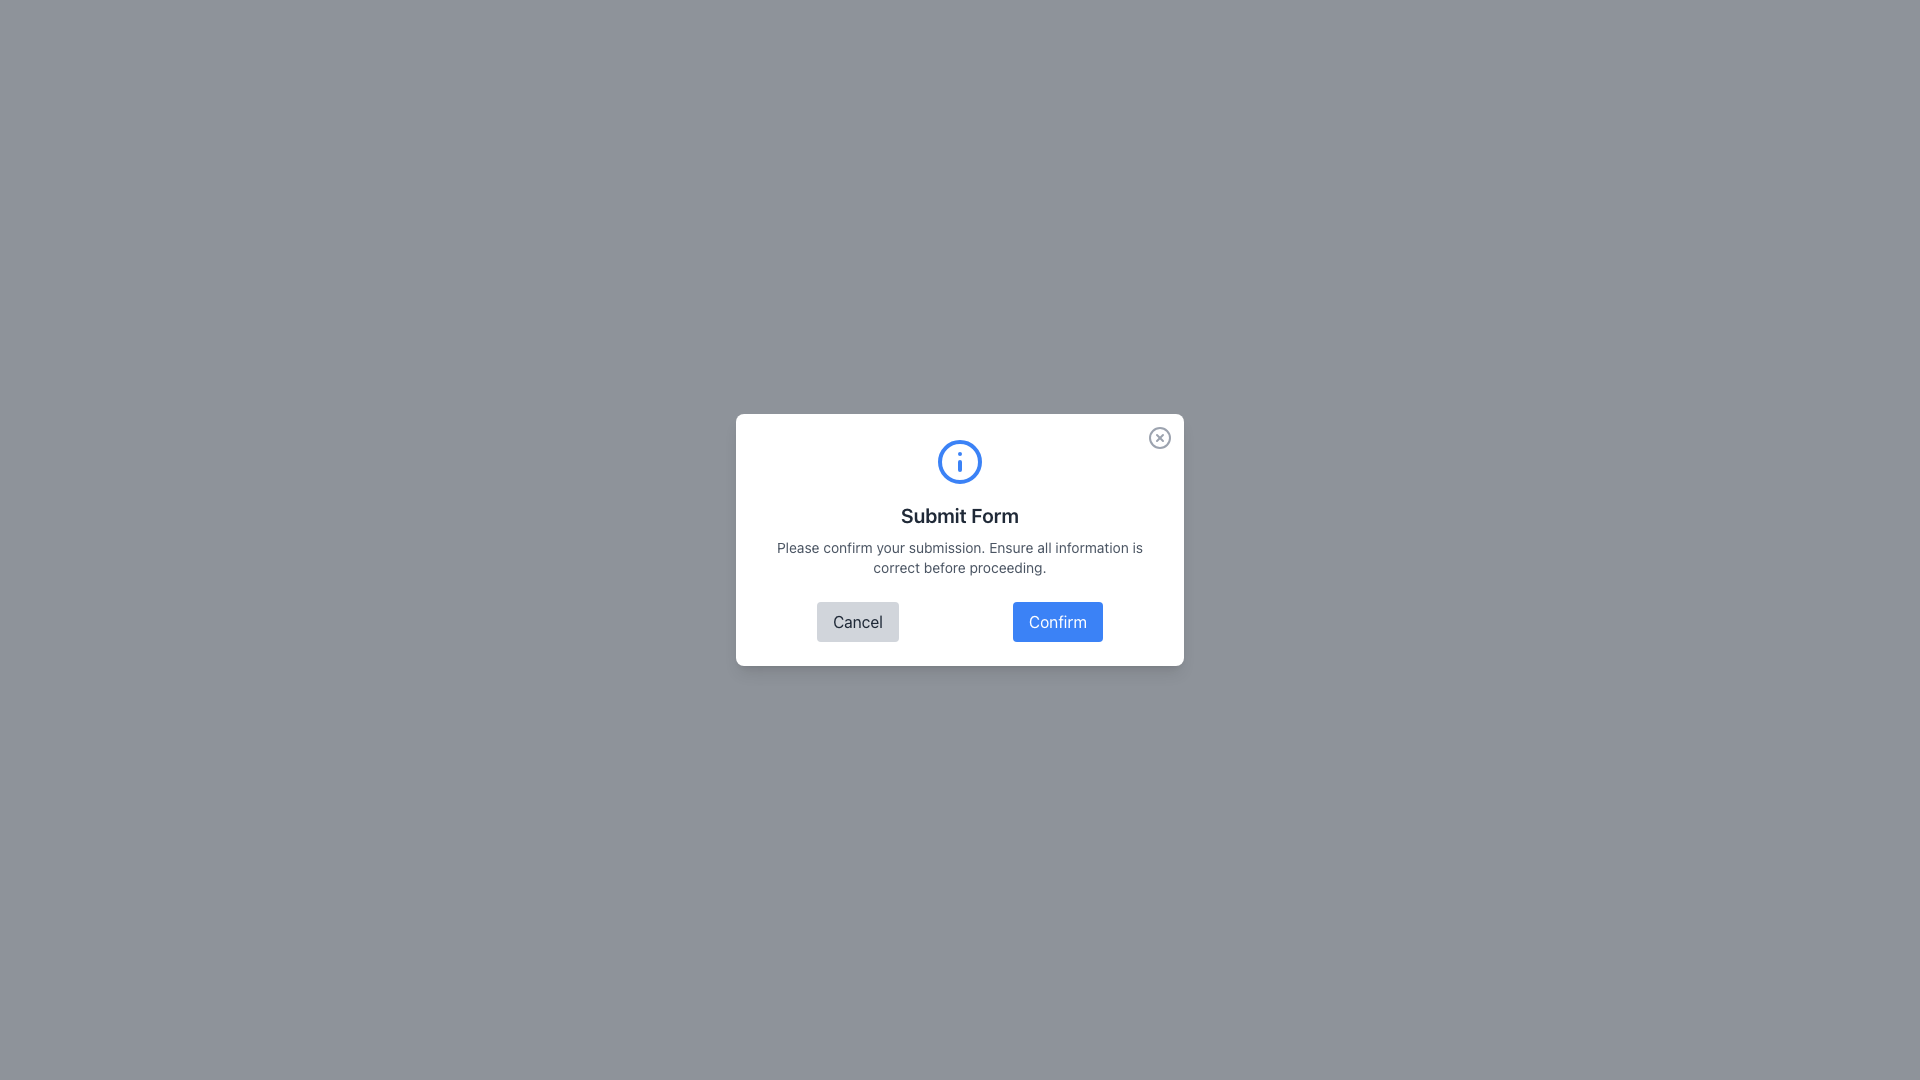 The width and height of the screenshot is (1920, 1080). What do you see at coordinates (960, 462) in the screenshot?
I see `the blue outline circle of the informational icon located at the top of the 'Submit Form' modal` at bounding box center [960, 462].